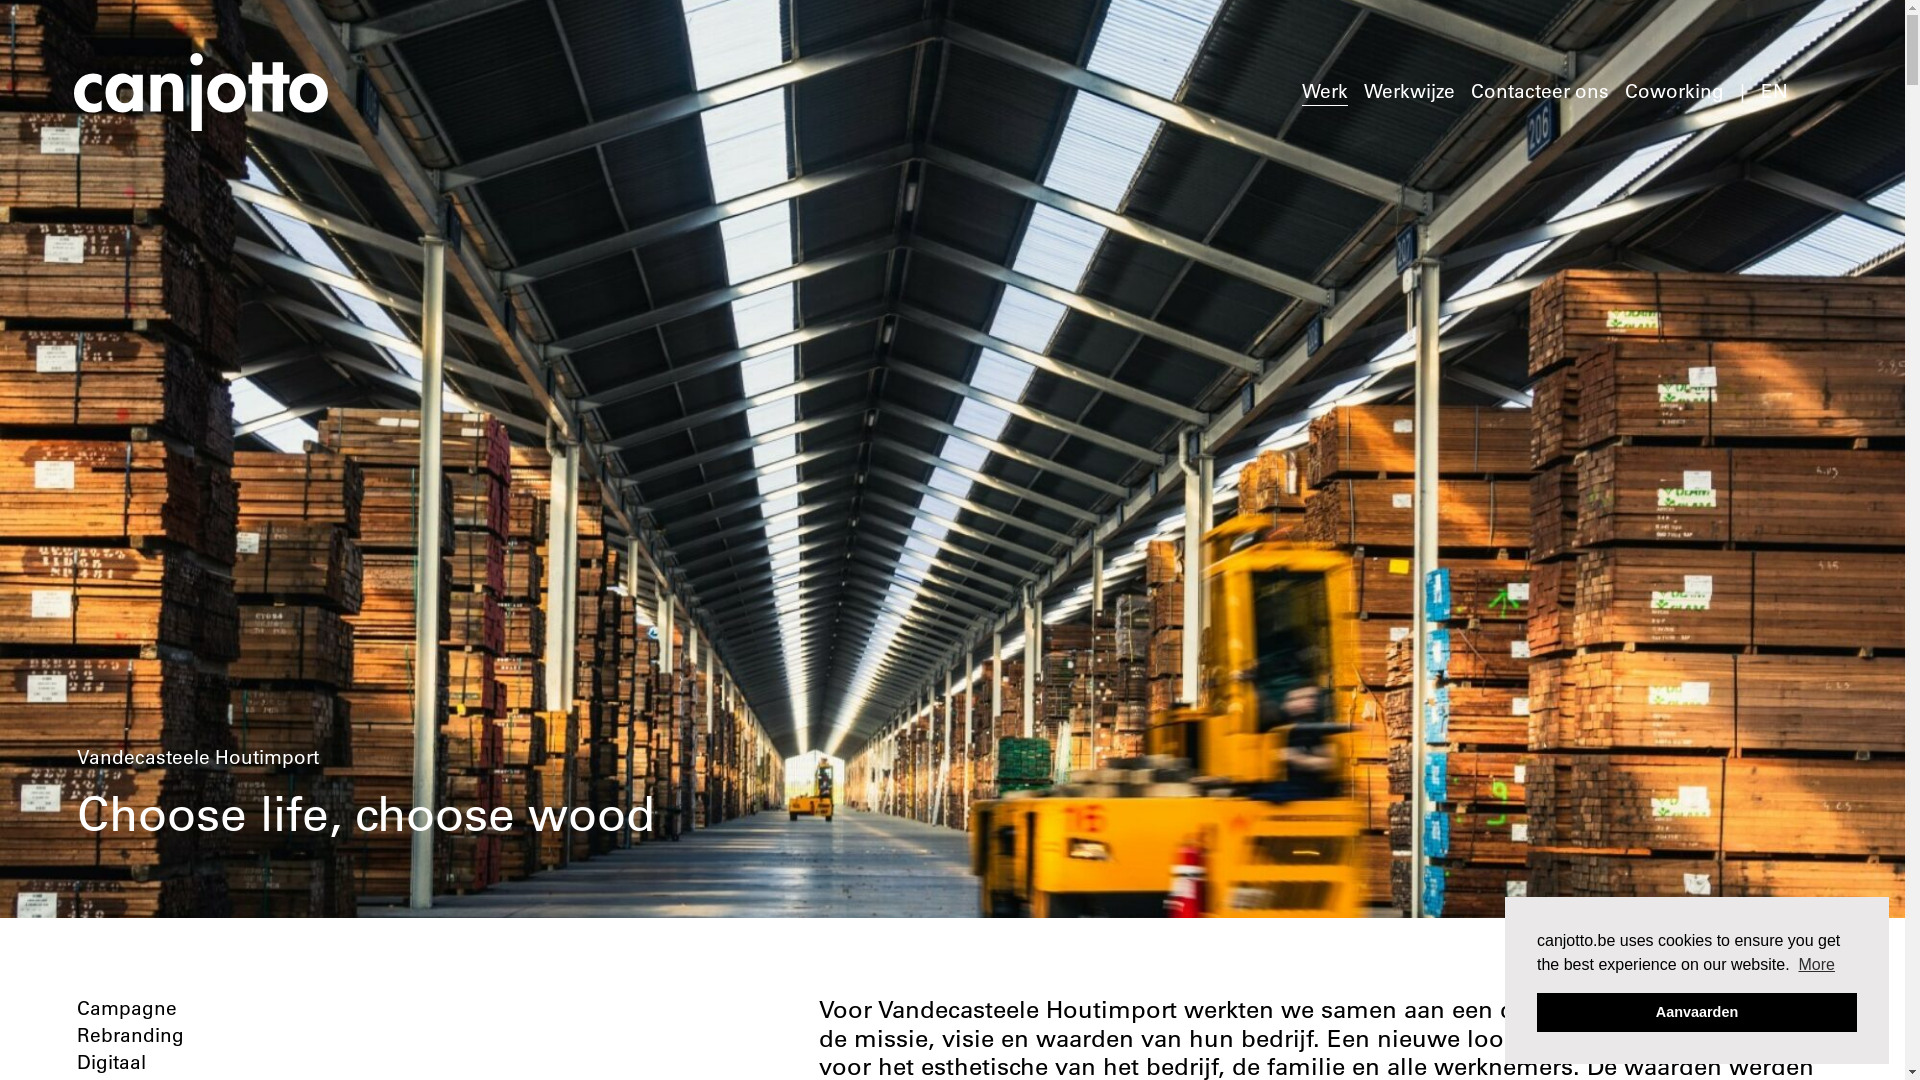 This screenshot has width=1920, height=1080. Describe the element at coordinates (1696, 1011) in the screenshot. I see `'Aanvaarden'` at that location.